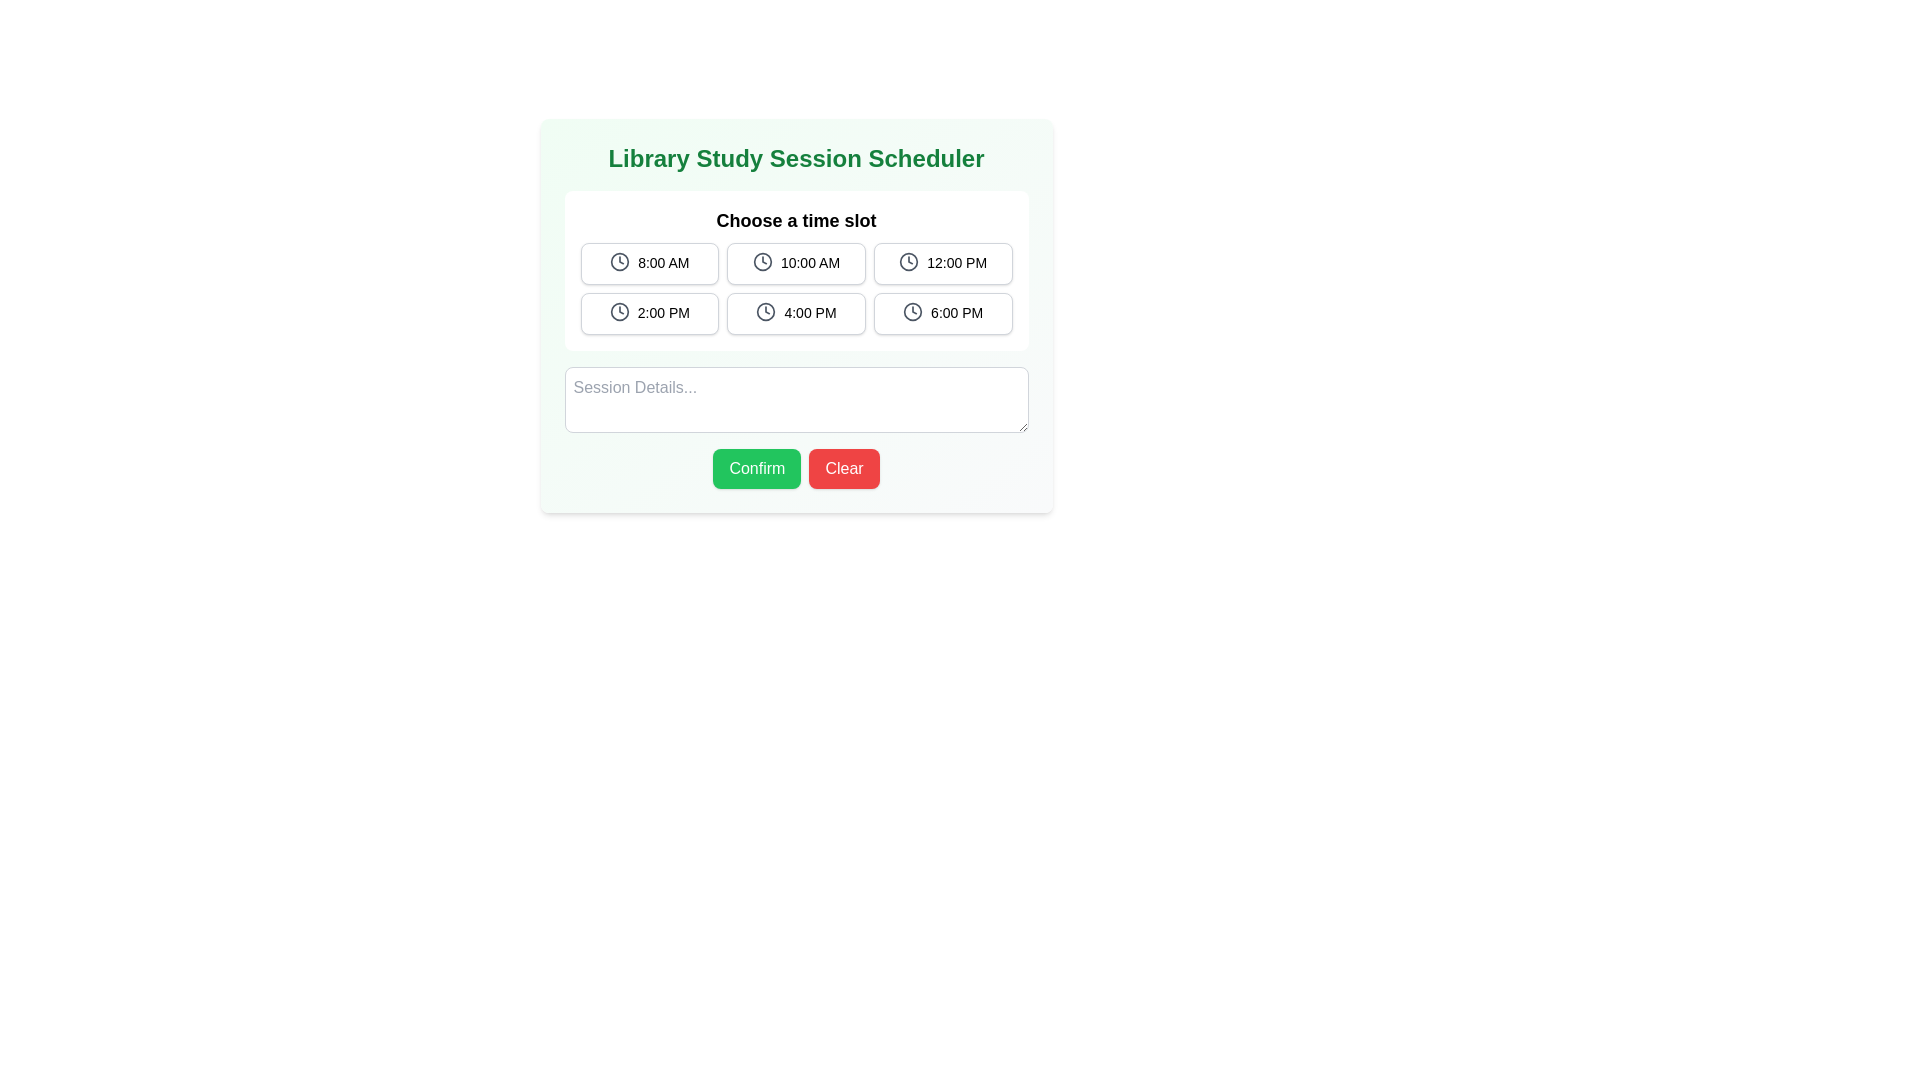  What do you see at coordinates (765, 312) in the screenshot?
I see `SVG circle element that serves as the boundary of the clock icon, visually representing time, located to the left of the '4:00 PM' time slot` at bounding box center [765, 312].